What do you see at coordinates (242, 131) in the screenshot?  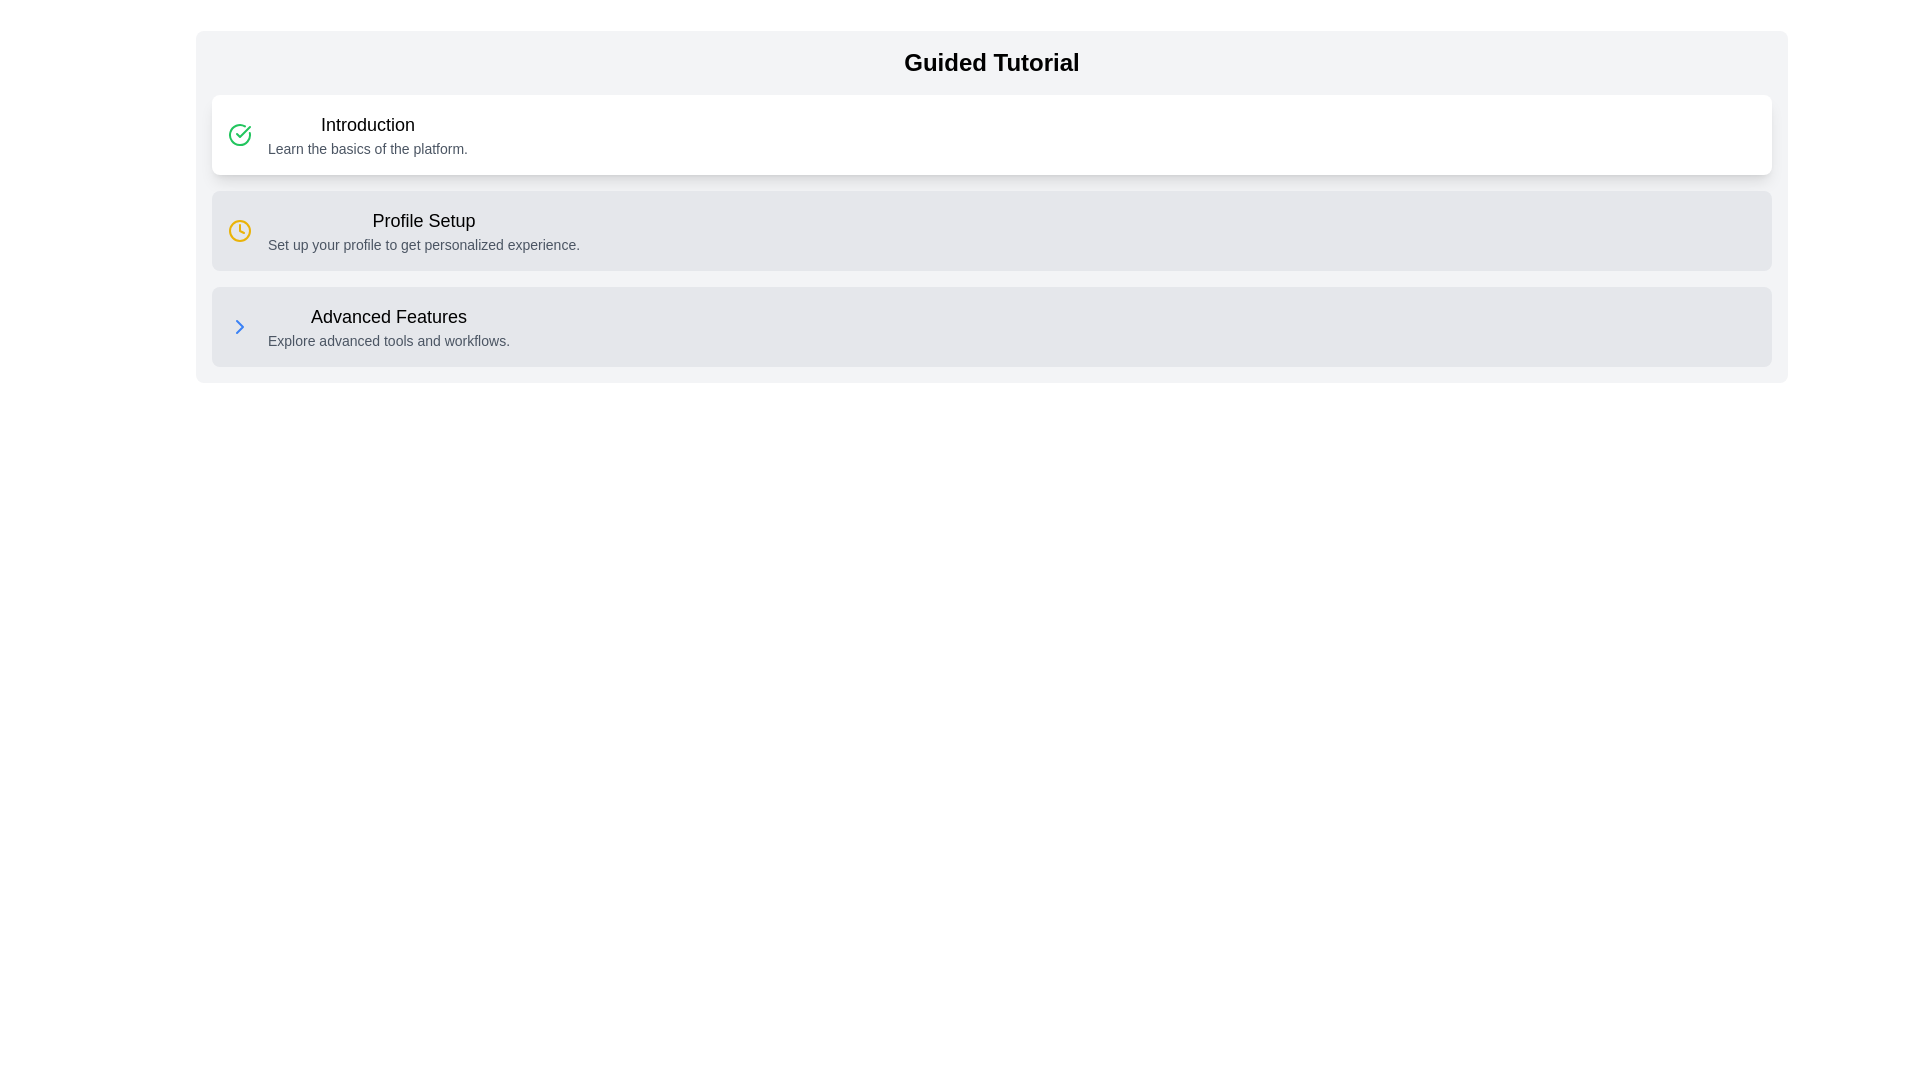 I see `the Vector graphic icon (checkmark) located within the green circular icon next to the 'Introduction' entry in the 'Guided Tutorial' interface` at bounding box center [242, 131].